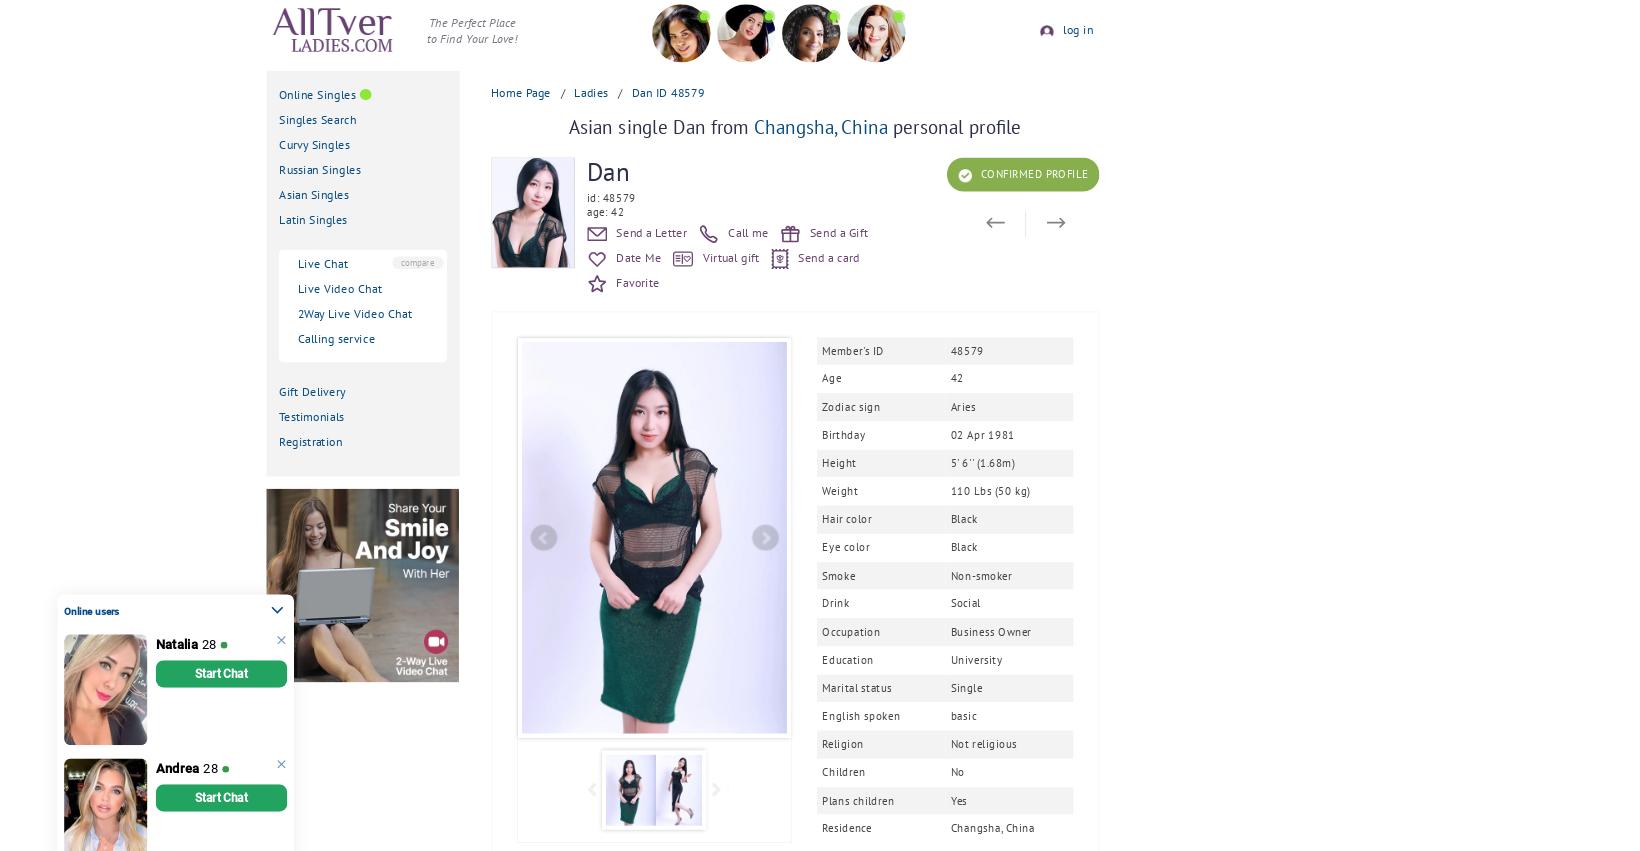  I want to click on 'Plans children', so click(821, 798).